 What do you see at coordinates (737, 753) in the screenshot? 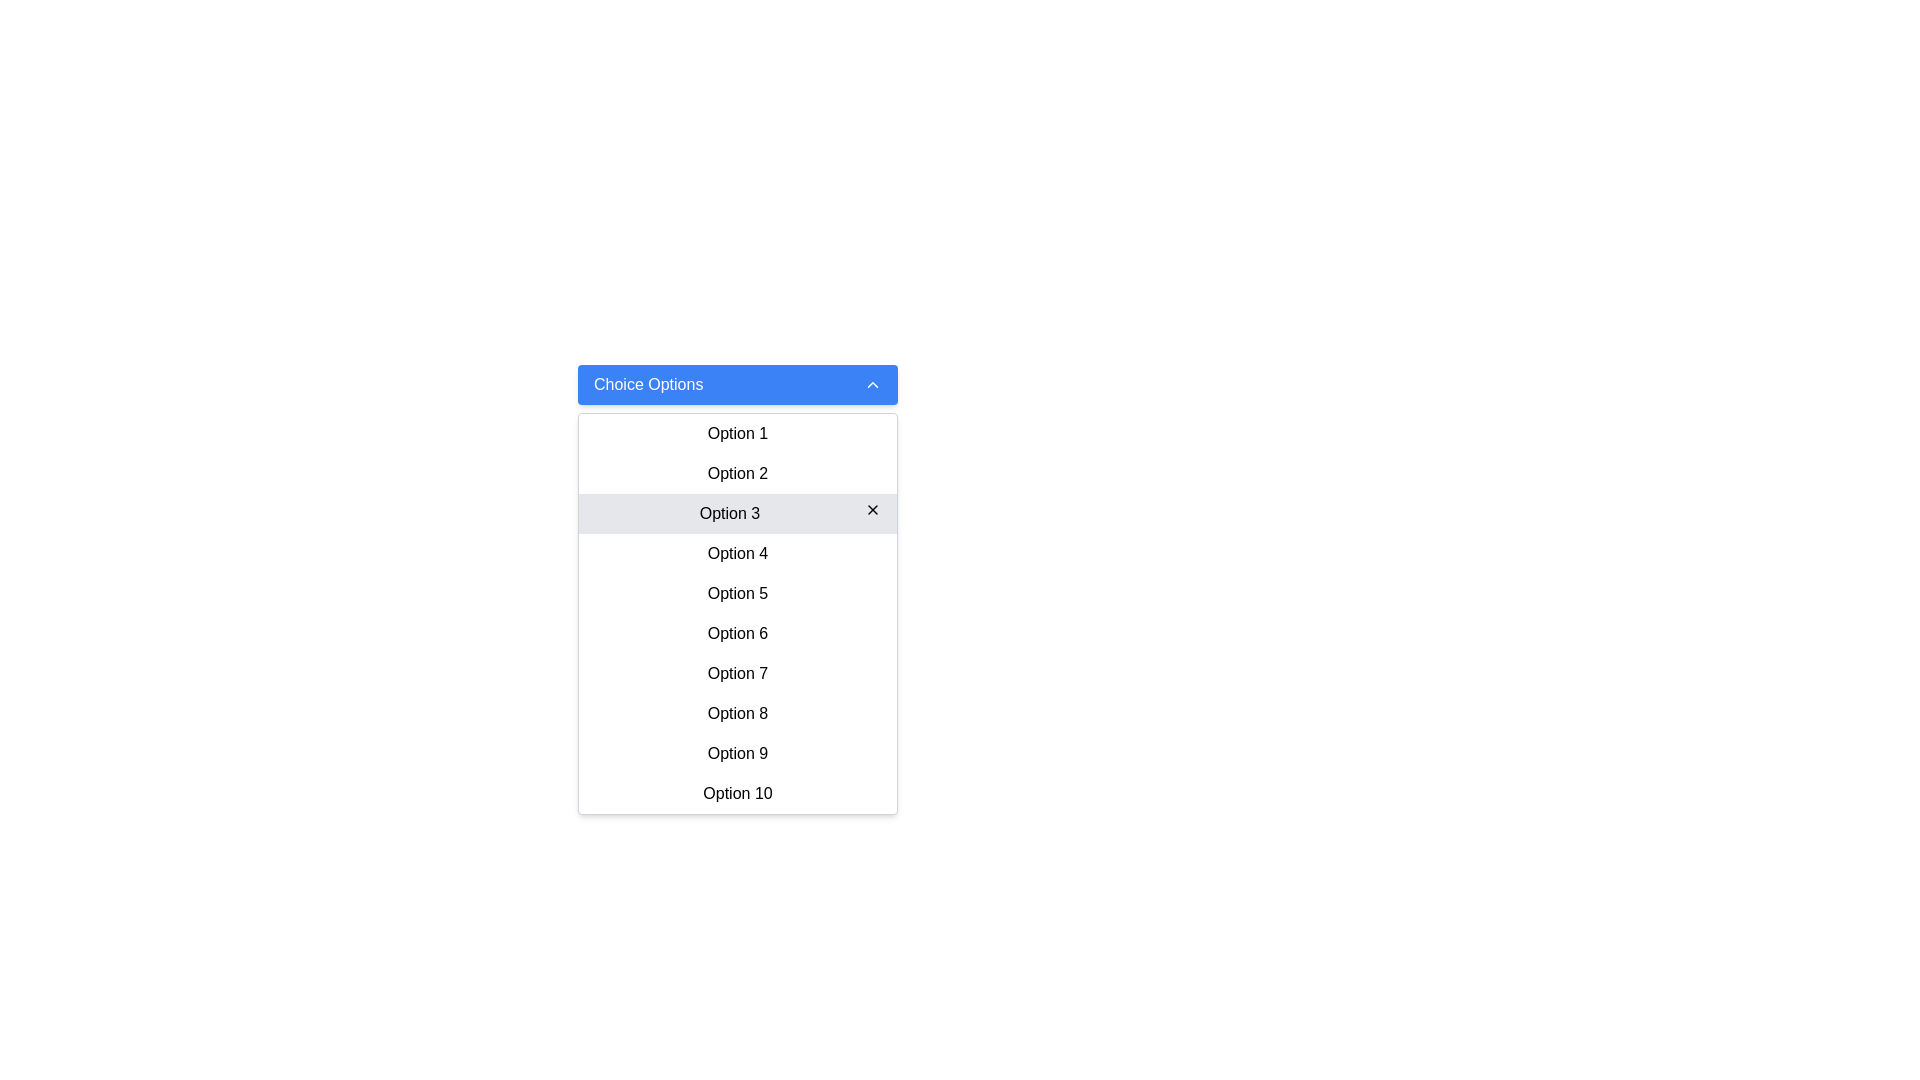
I see `the text label representing 'Option 9' in the dropdown menu` at bounding box center [737, 753].